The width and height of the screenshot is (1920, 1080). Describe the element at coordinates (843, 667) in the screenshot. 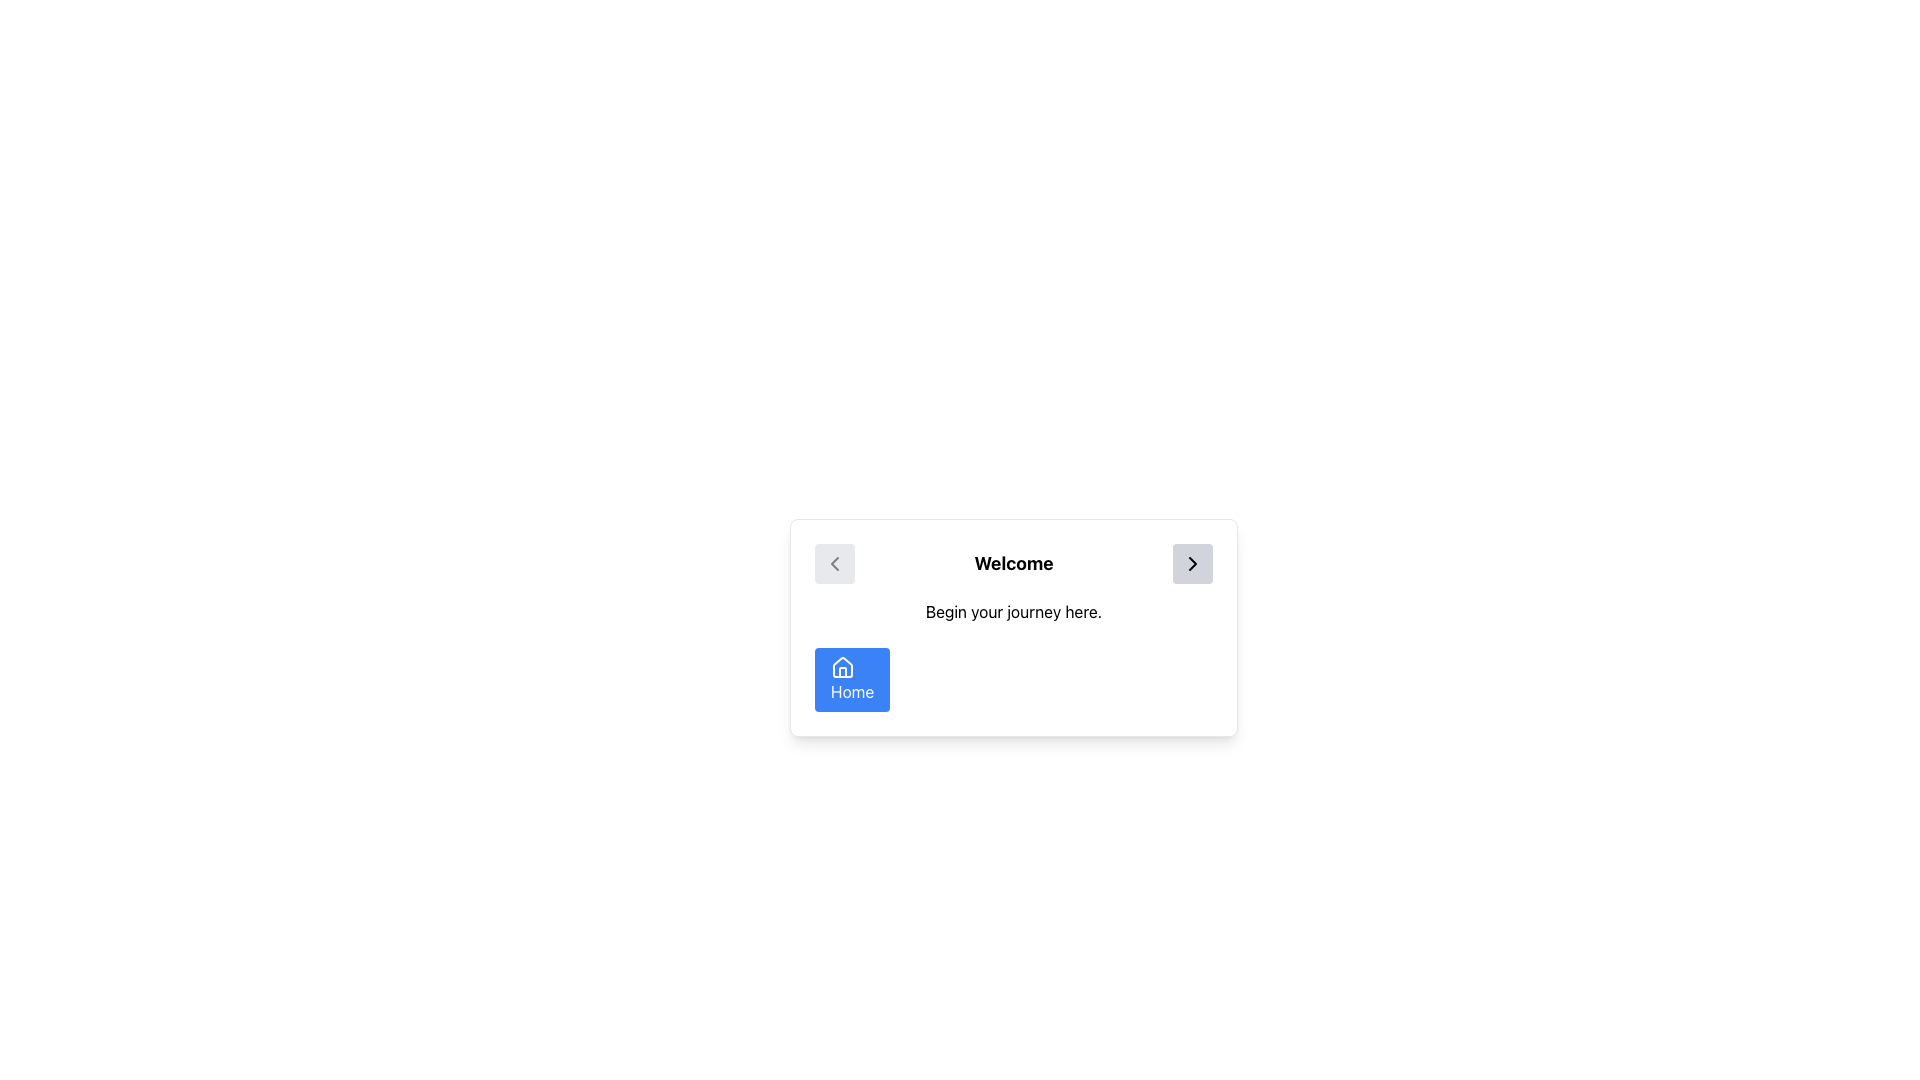

I see `the 'Home' button with the house icon` at that location.